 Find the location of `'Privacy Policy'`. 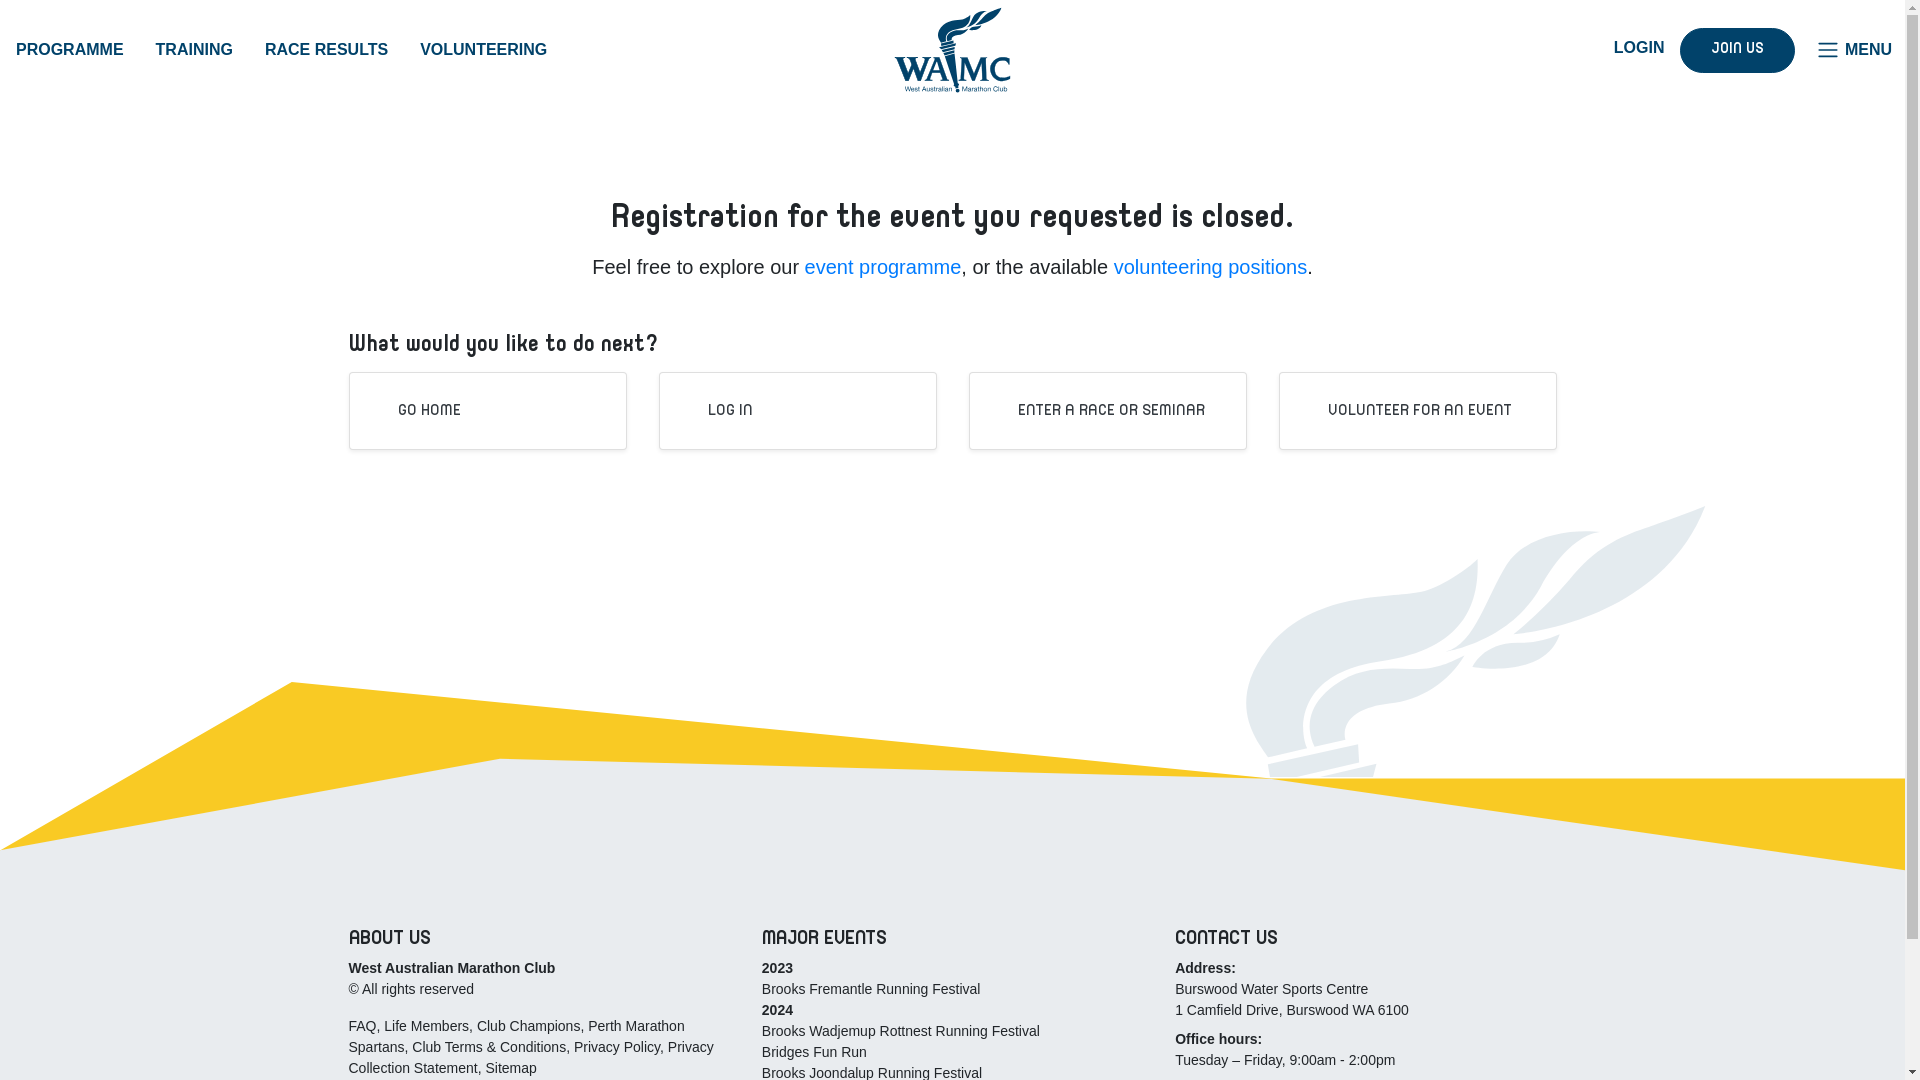

'Privacy Policy' is located at coordinates (616, 1045).